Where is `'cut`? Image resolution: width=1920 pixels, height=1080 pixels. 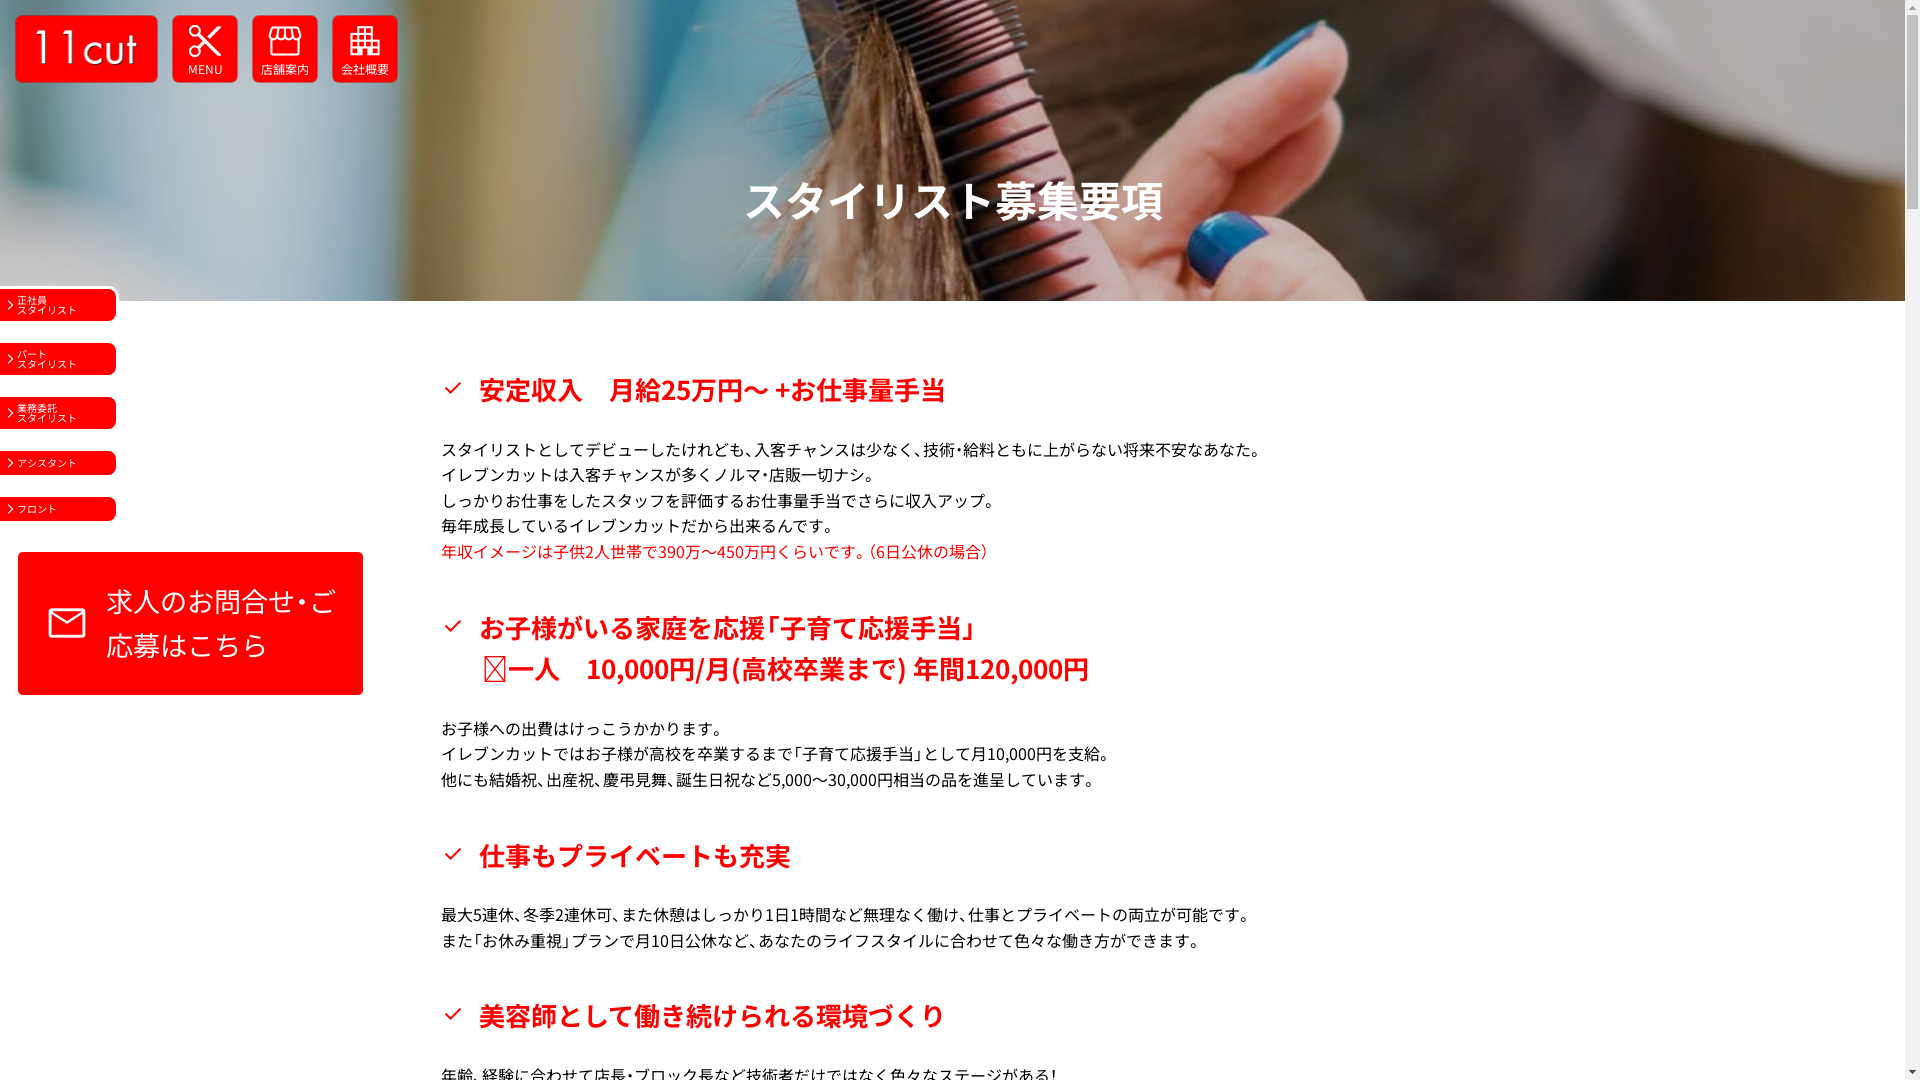 'cut is located at coordinates (205, 48).